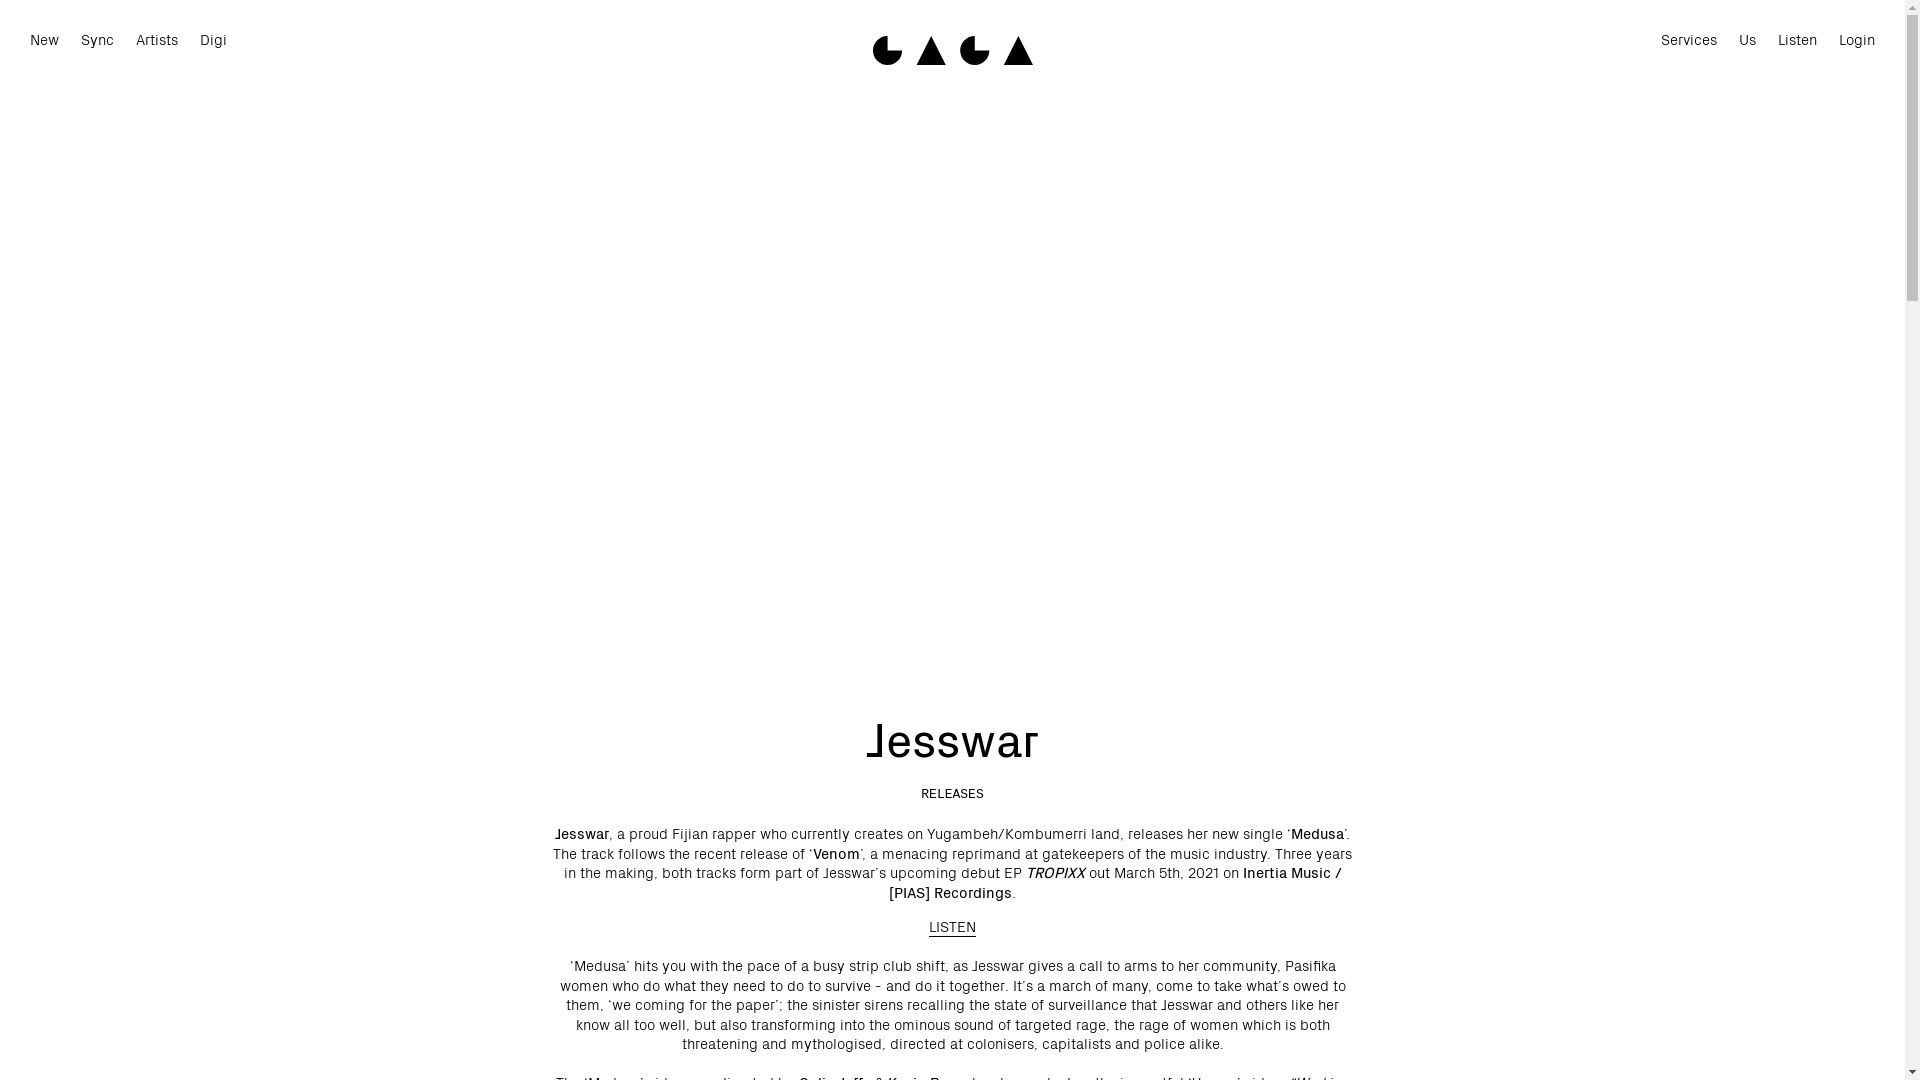 The image size is (1920, 1080). Describe the element at coordinates (96, 40) in the screenshot. I see `'Sync'` at that location.